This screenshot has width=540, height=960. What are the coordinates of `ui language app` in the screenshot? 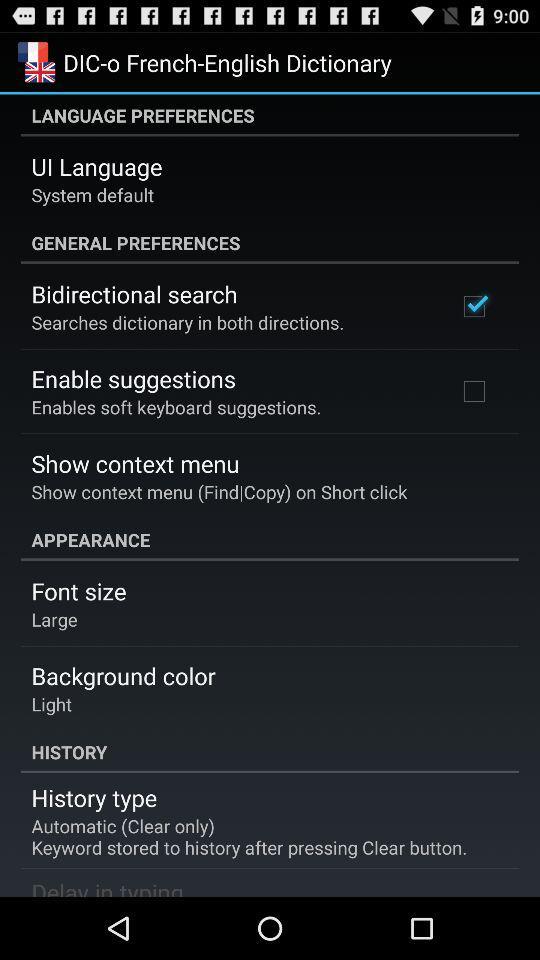 It's located at (95, 165).